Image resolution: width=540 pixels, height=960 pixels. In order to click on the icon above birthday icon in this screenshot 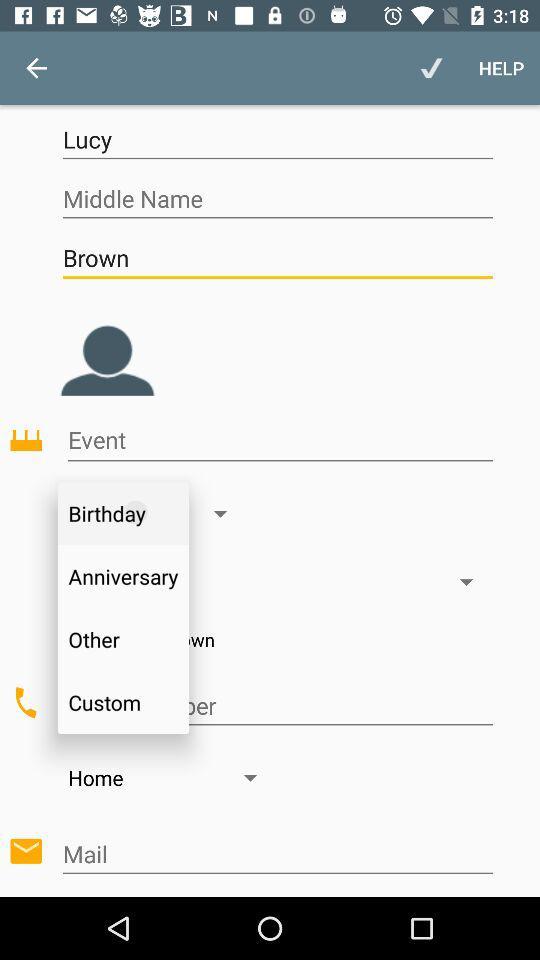, I will do `click(279, 440)`.